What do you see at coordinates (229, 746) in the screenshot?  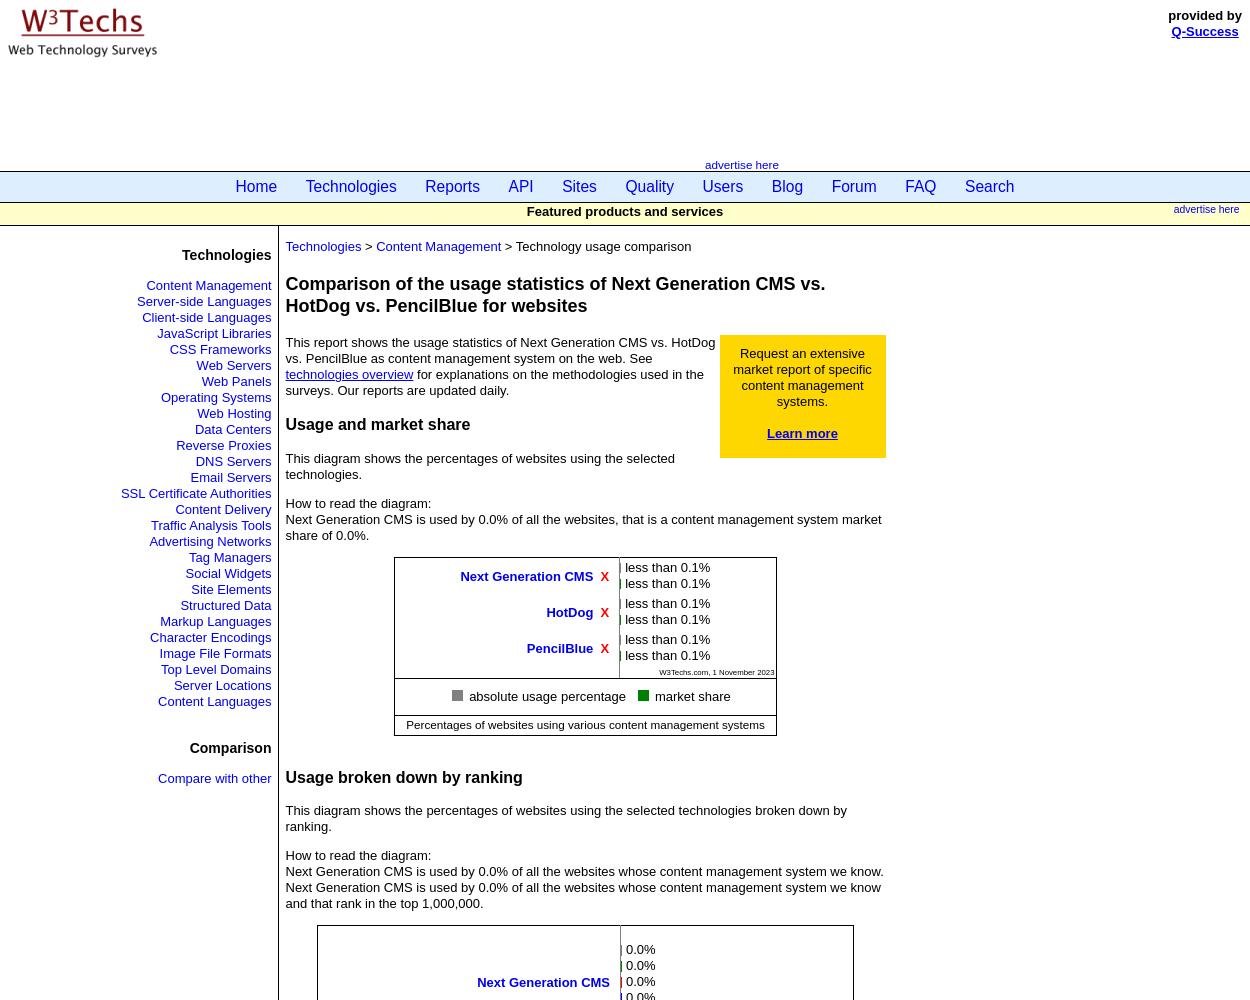 I see `'Comparison'` at bounding box center [229, 746].